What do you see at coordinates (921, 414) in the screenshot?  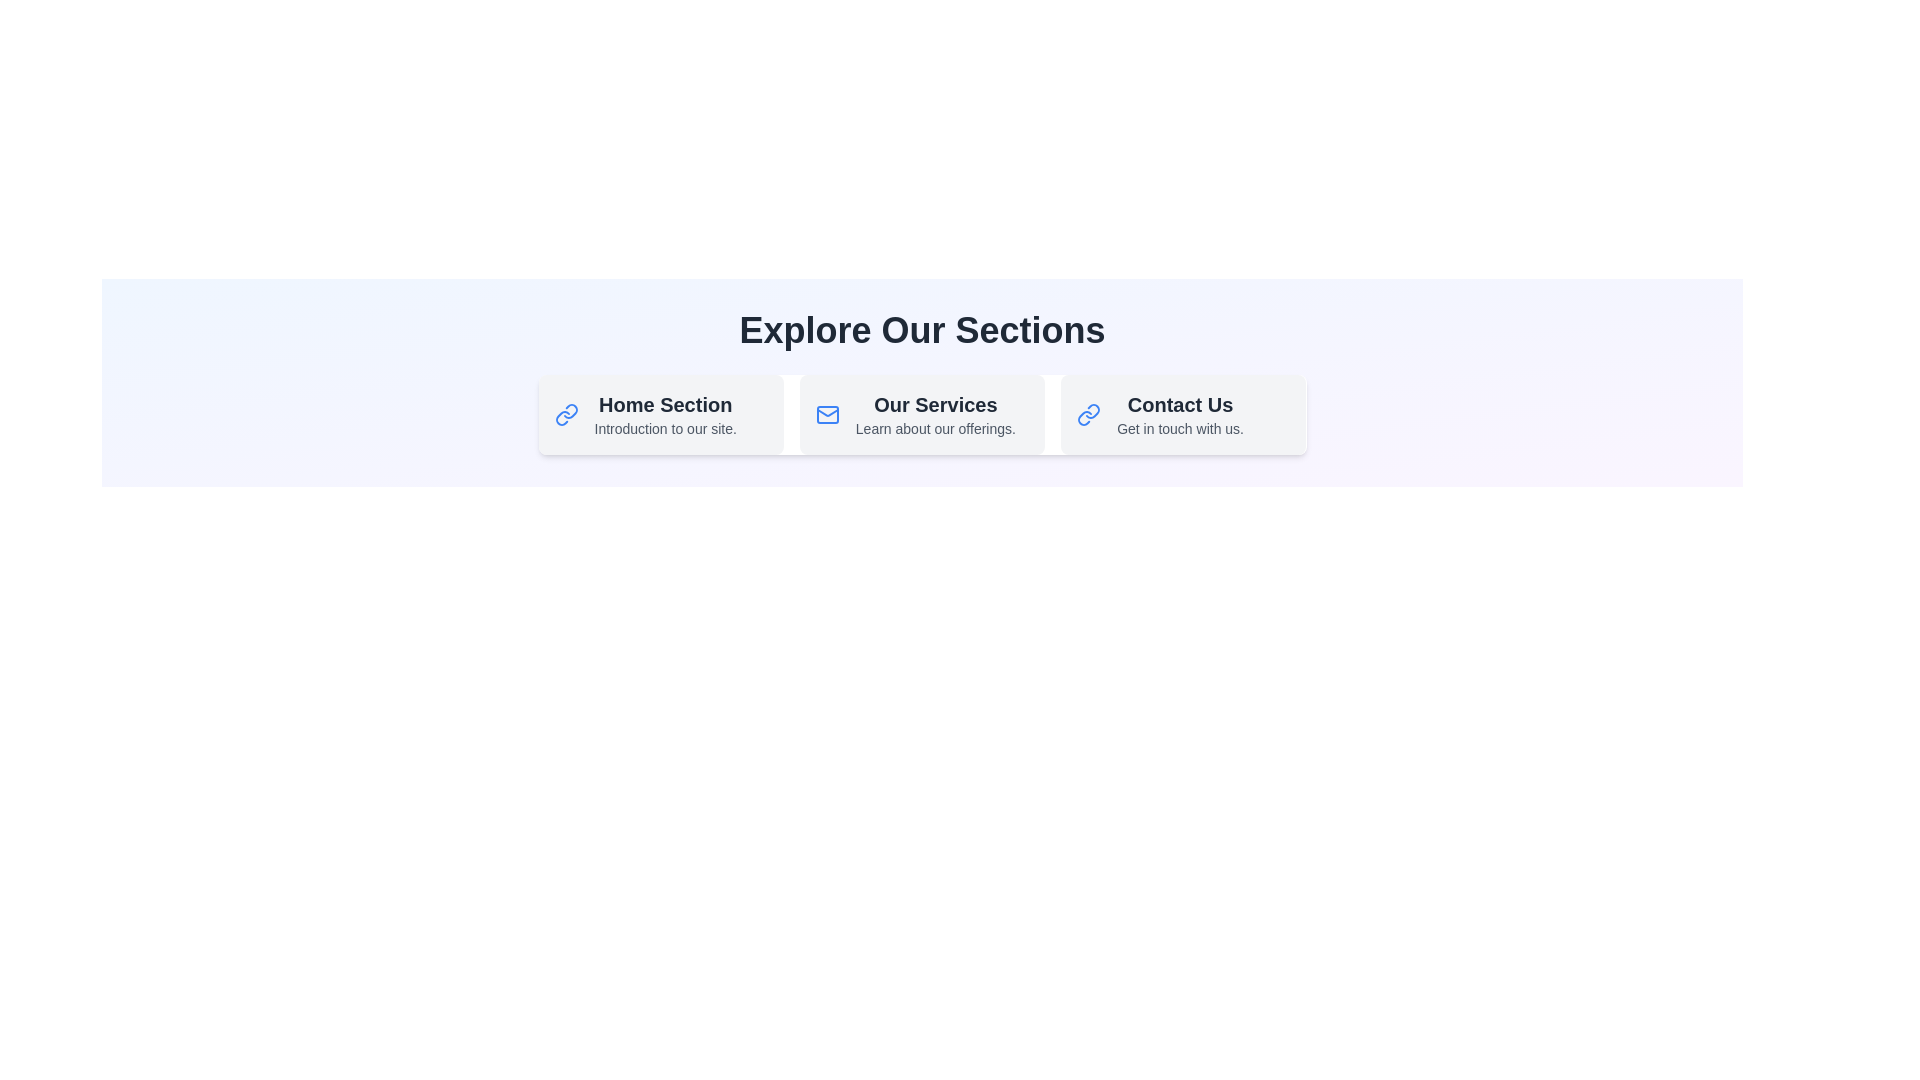 I see `text in the informational card titled 'Our Services', which includes the header and detail text` at bounding box center [921, 414].